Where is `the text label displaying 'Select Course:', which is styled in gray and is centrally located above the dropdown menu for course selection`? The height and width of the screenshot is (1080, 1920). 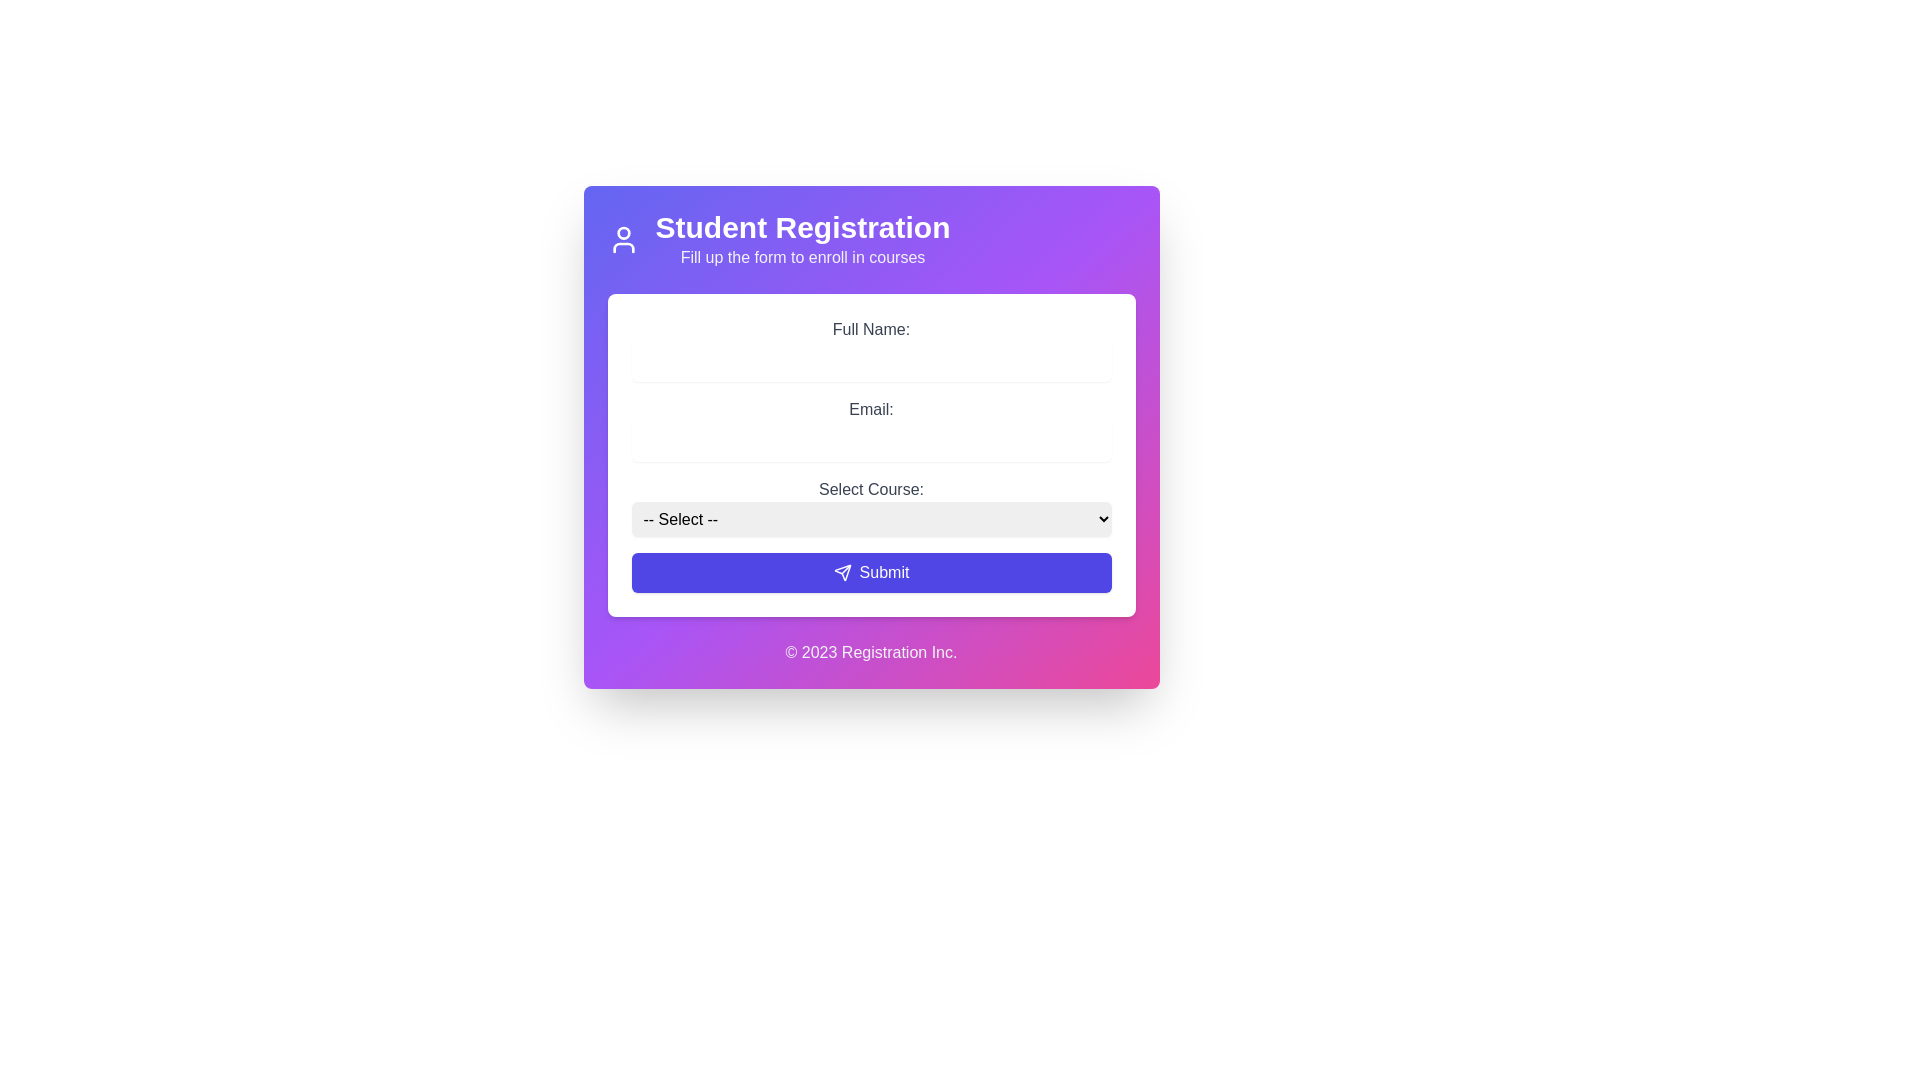 the text label displaying 'Select Course:', which is styled in gray and is centrally located above the dropdown menu for course selection is located at coordinates (871, 489).